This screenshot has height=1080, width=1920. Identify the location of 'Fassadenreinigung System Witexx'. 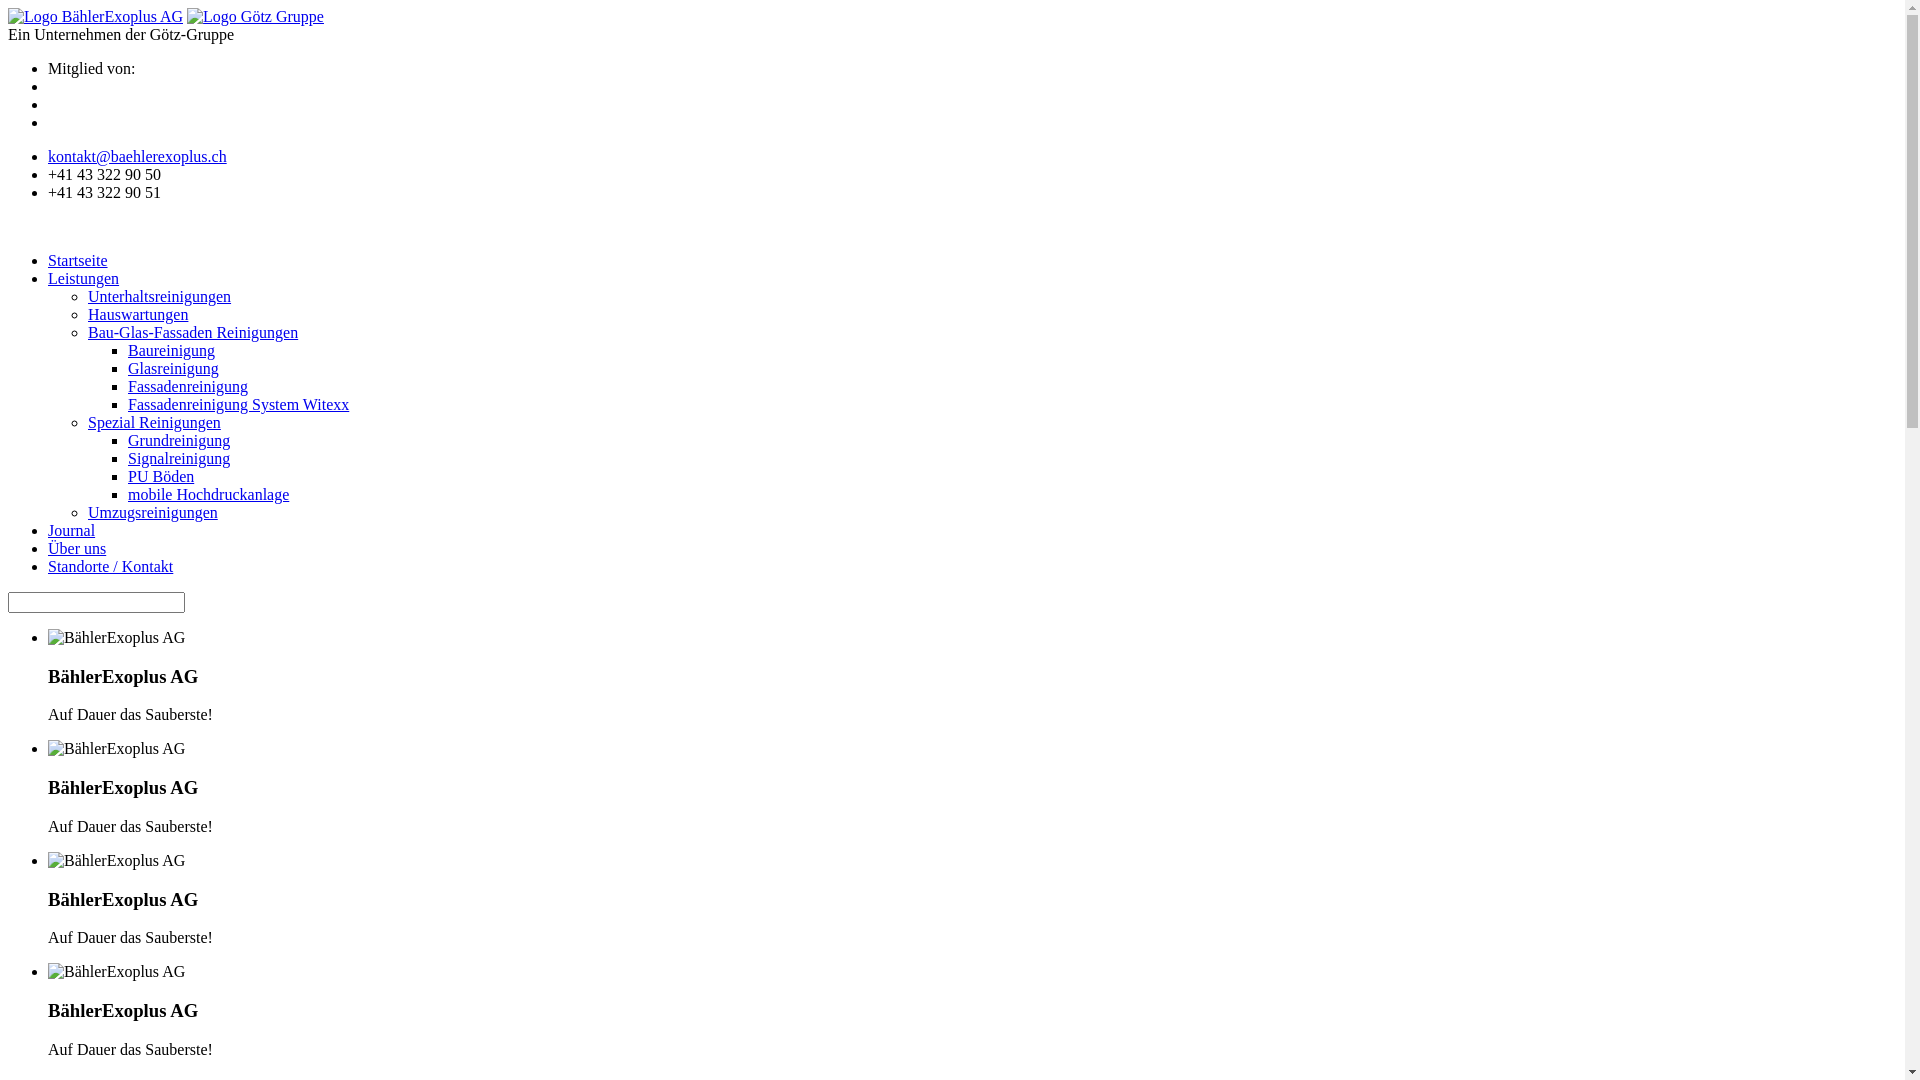
(238, 404).